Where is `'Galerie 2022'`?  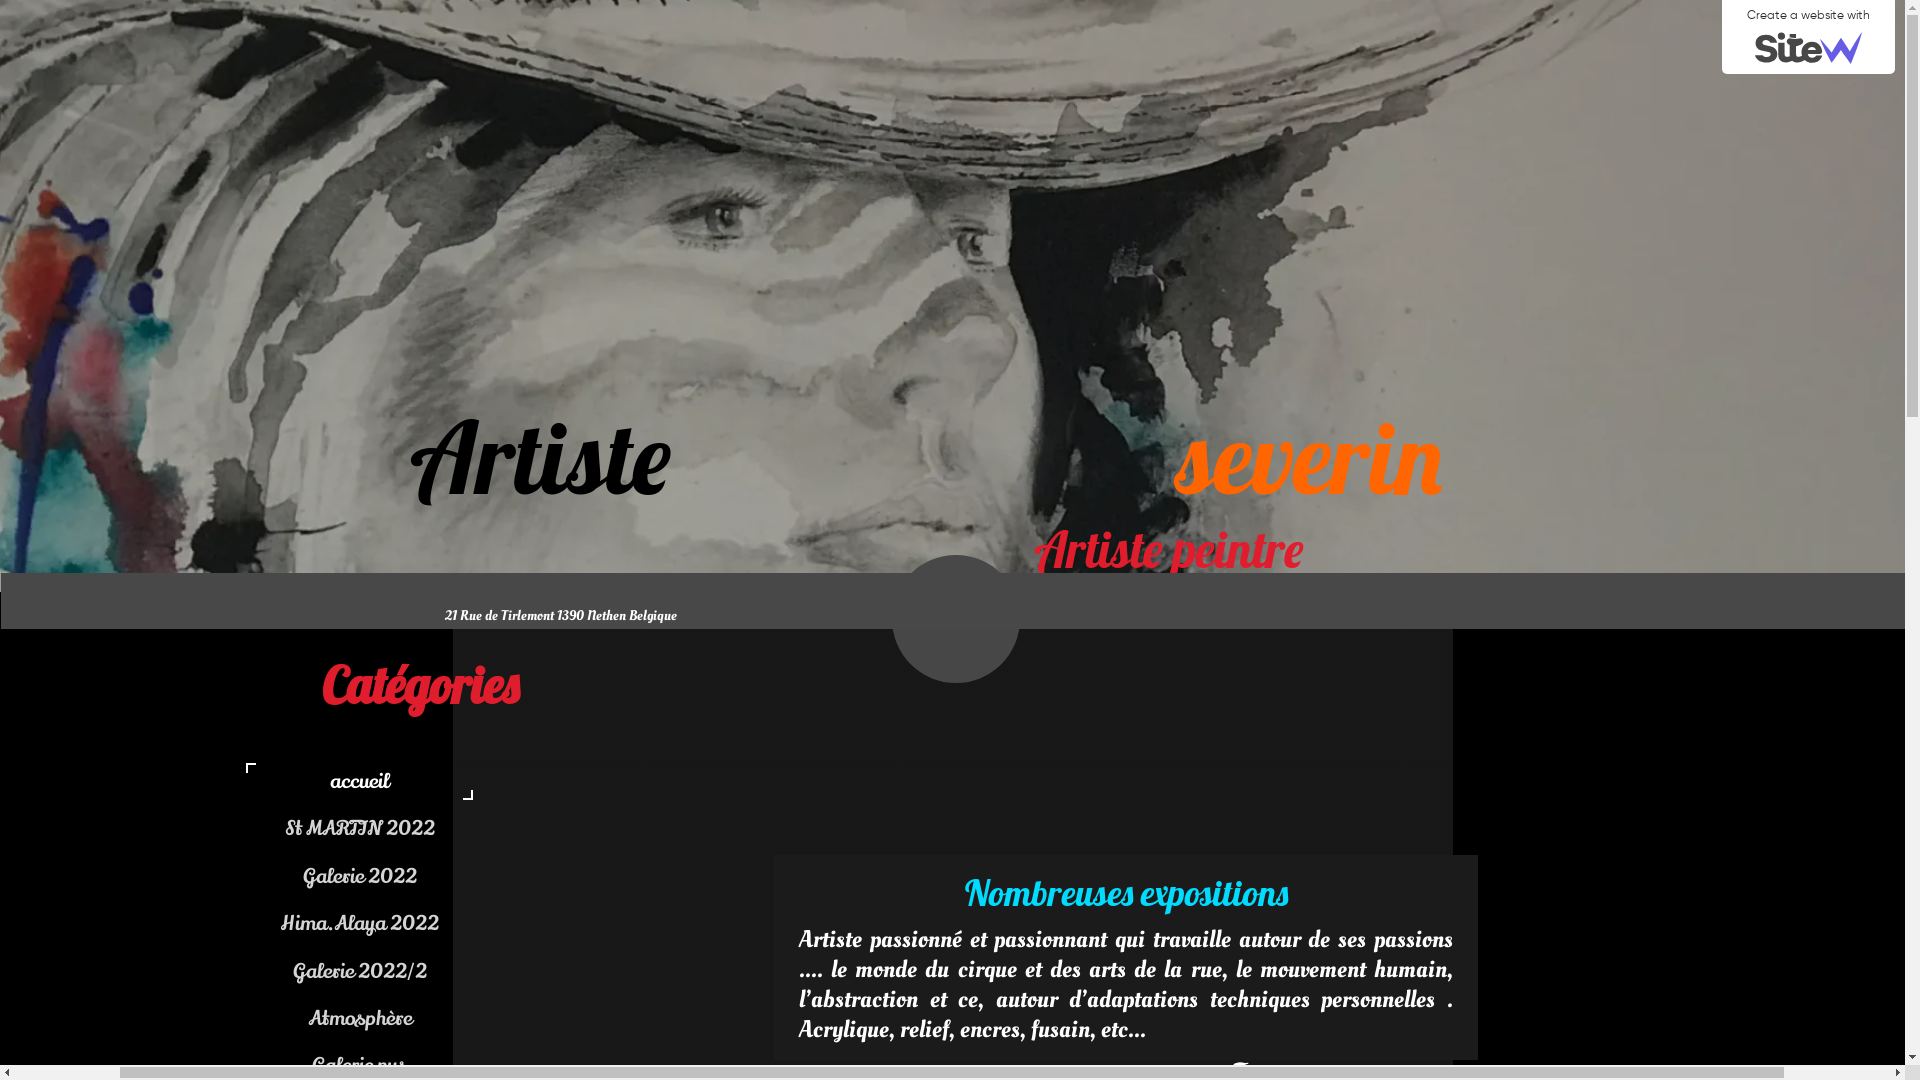
'Galerie 2022' is located at coordinates (365, 875).